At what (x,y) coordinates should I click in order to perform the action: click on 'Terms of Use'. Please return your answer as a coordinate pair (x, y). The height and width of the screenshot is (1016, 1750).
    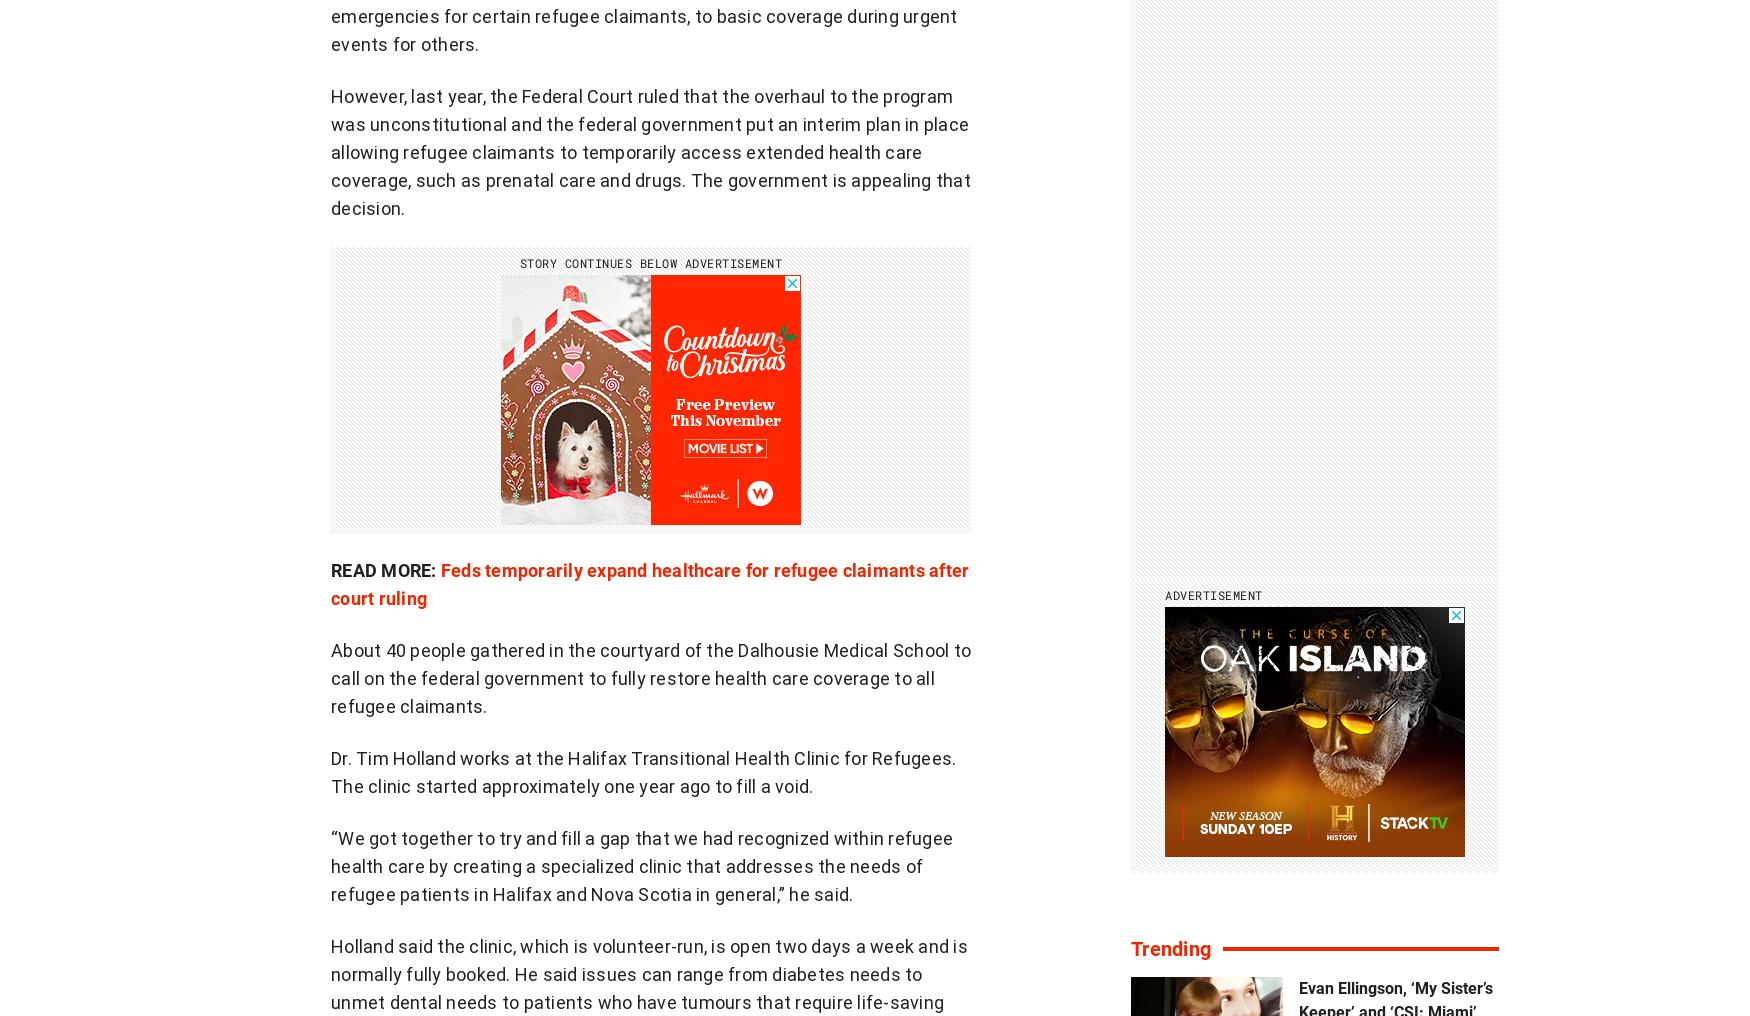
    Looking at the image, I should click on (582, 968).